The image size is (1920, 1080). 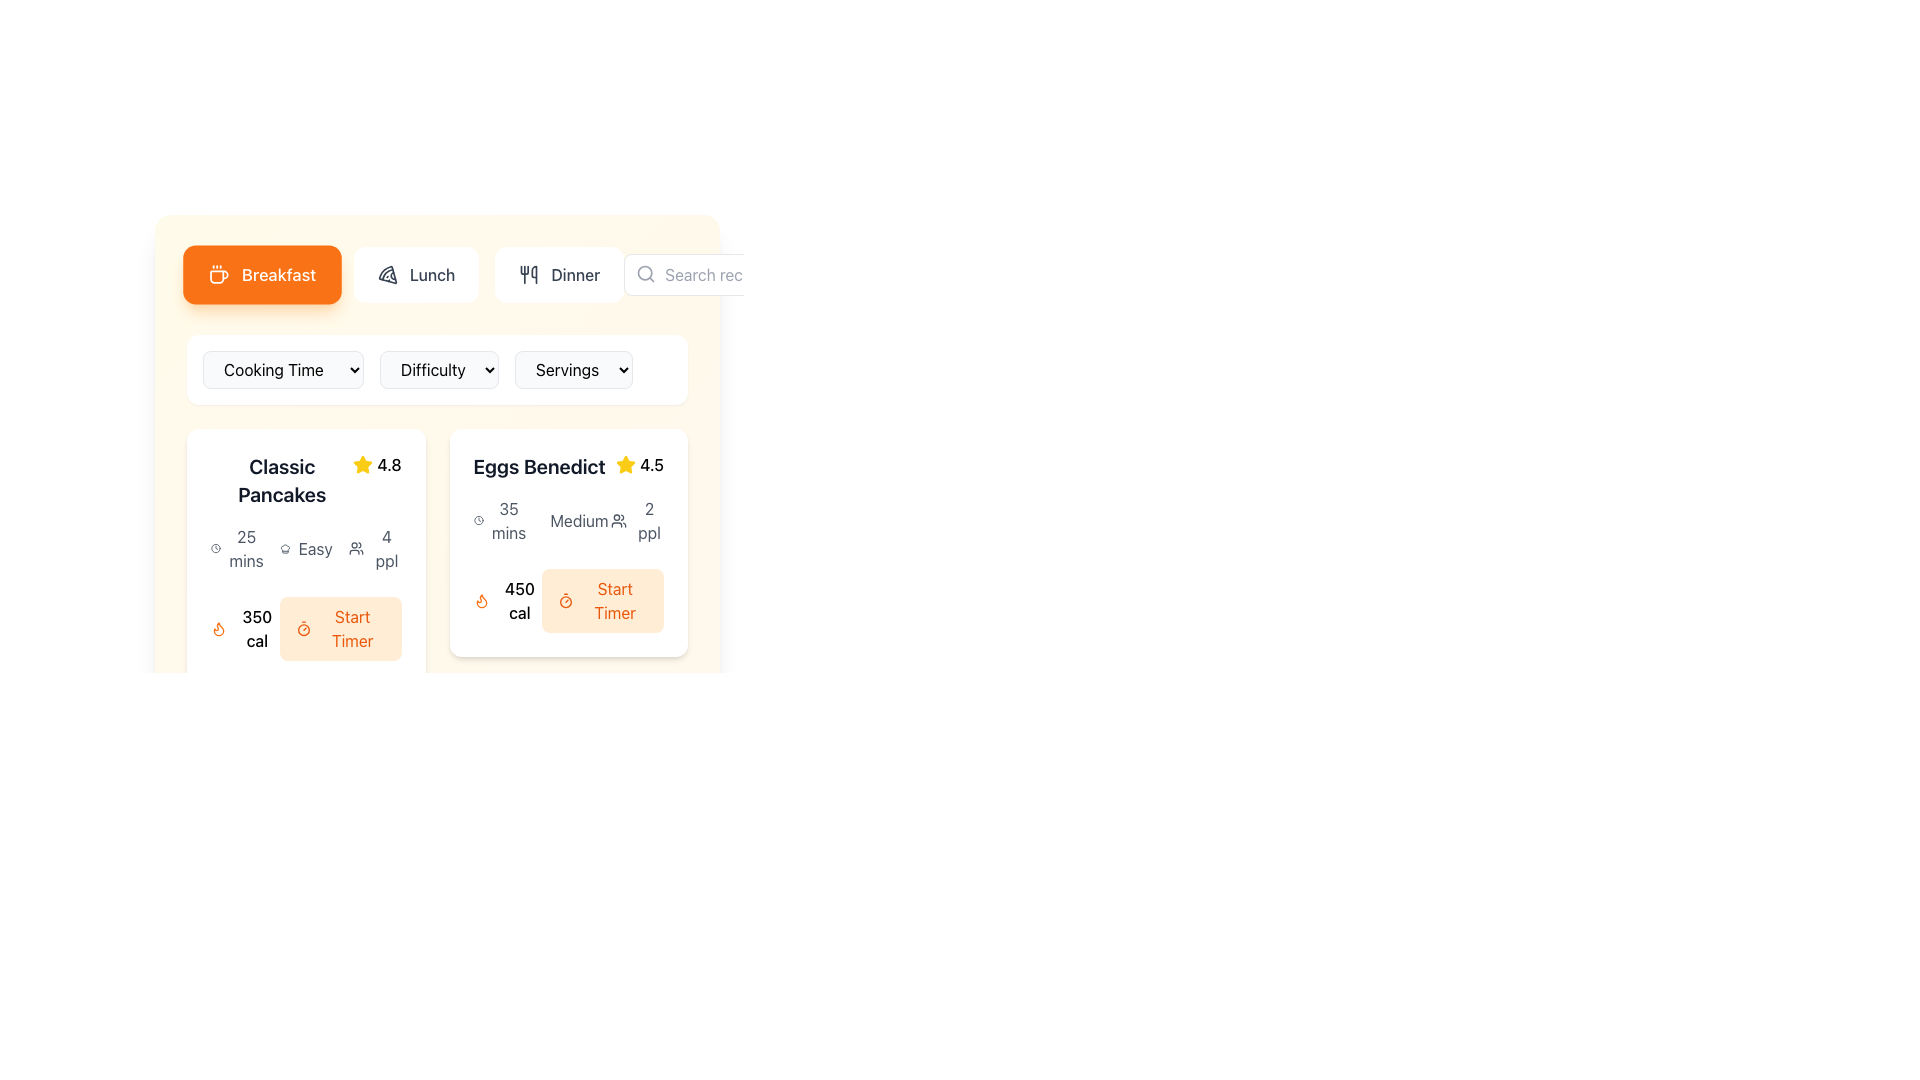 What do you see at coordinates (539, 466) in the screenshot?
I see `the static text label for the 'Eggs Benedict' recipe, which is located at the upper center of the recipe card in the second column of the grid` at bounding box center [539, 466].